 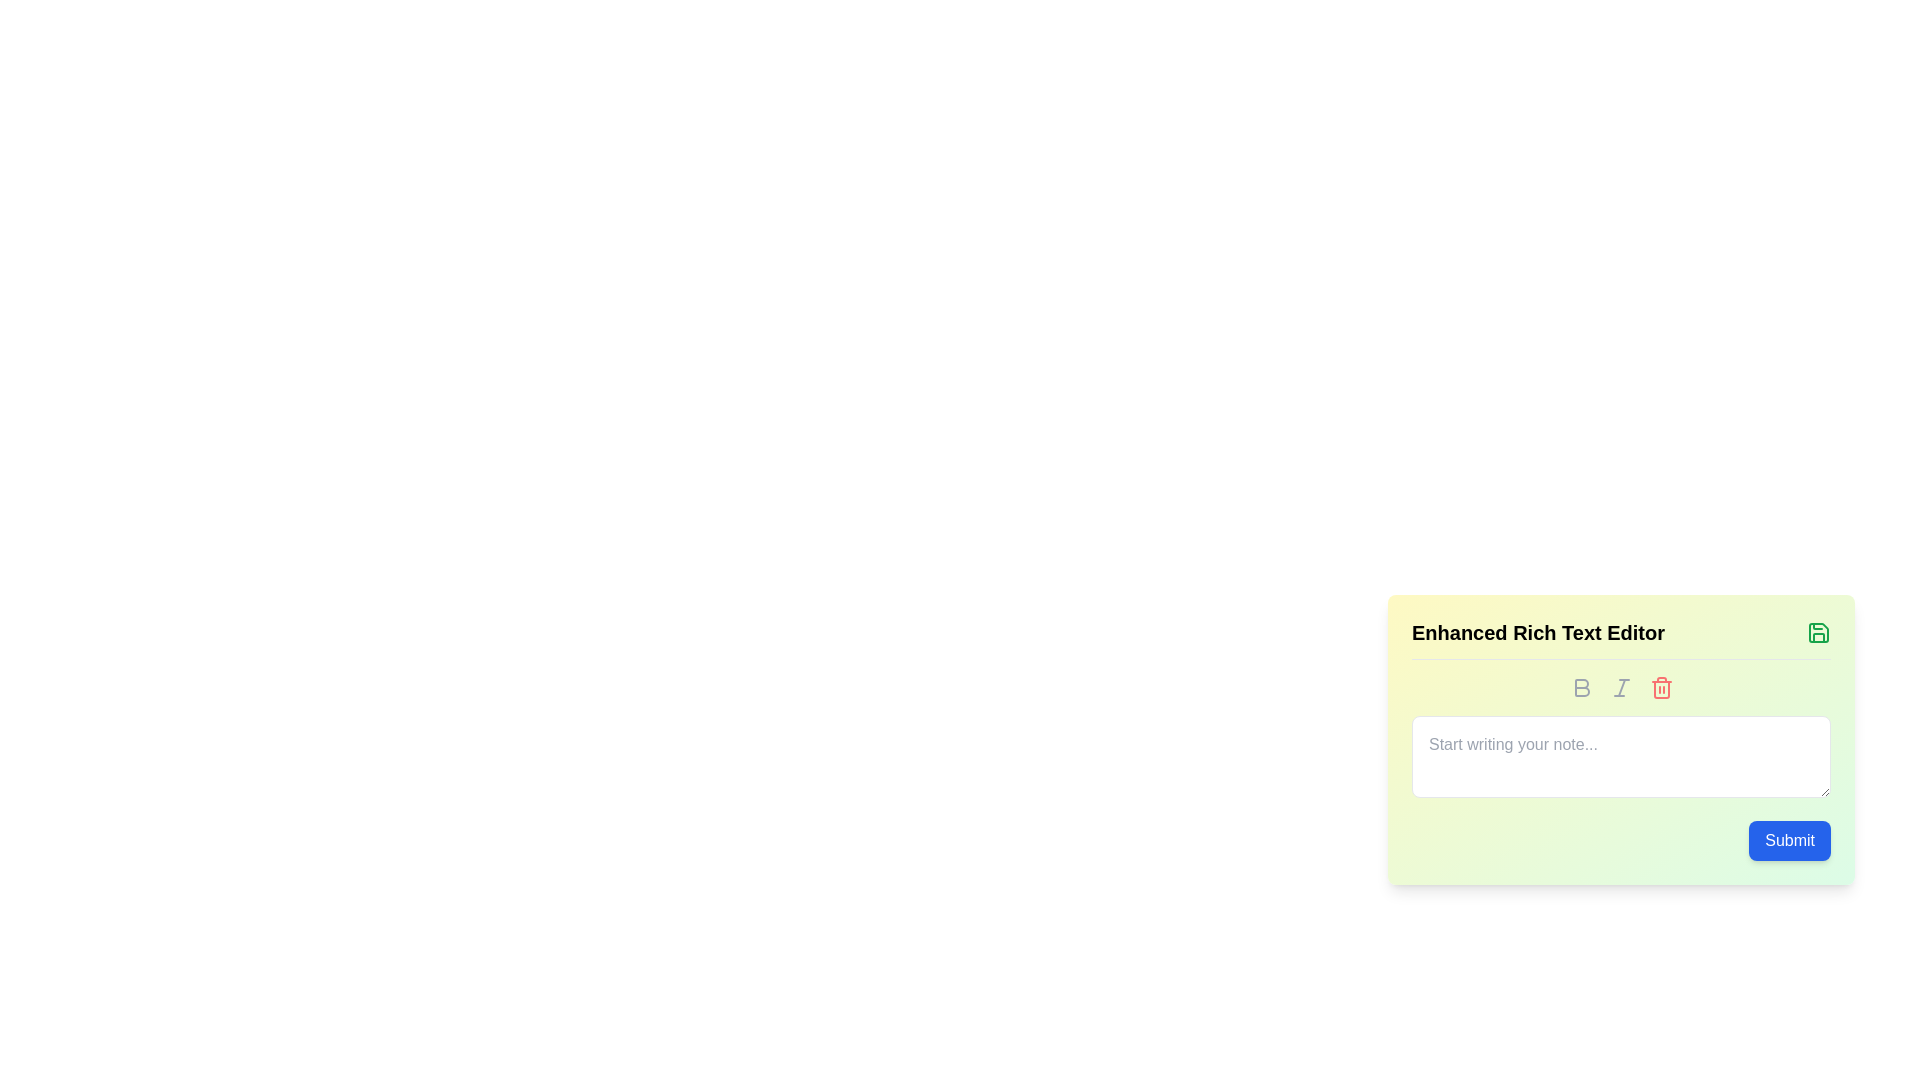 What do you see at coordinates (1790, 840) in the screenshot?
I see `the submit button located at the bottom-right corner of the 'Enhanced Rich Text Editor' card to change its appearance` at bounding box center [1790, 840].